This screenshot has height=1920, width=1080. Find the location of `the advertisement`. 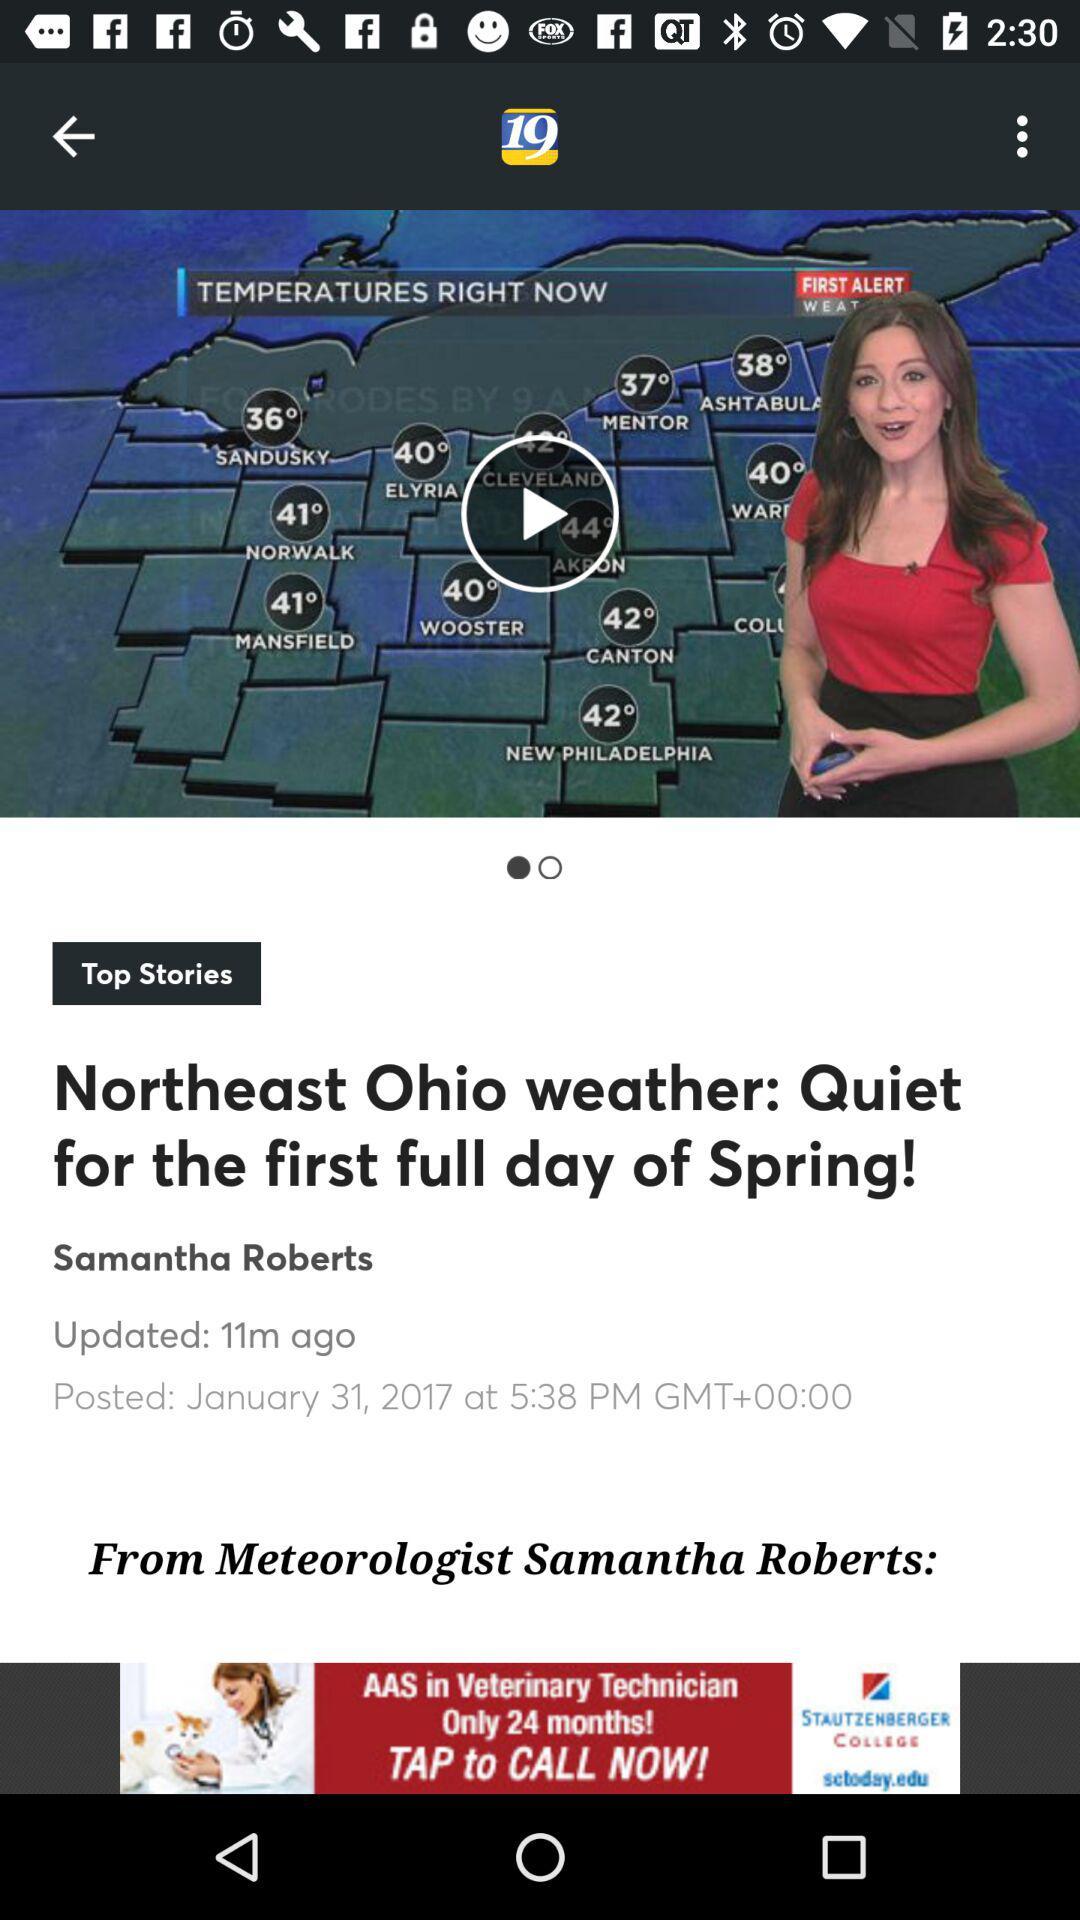

the advertisement is located at coordinates (540, 1727).